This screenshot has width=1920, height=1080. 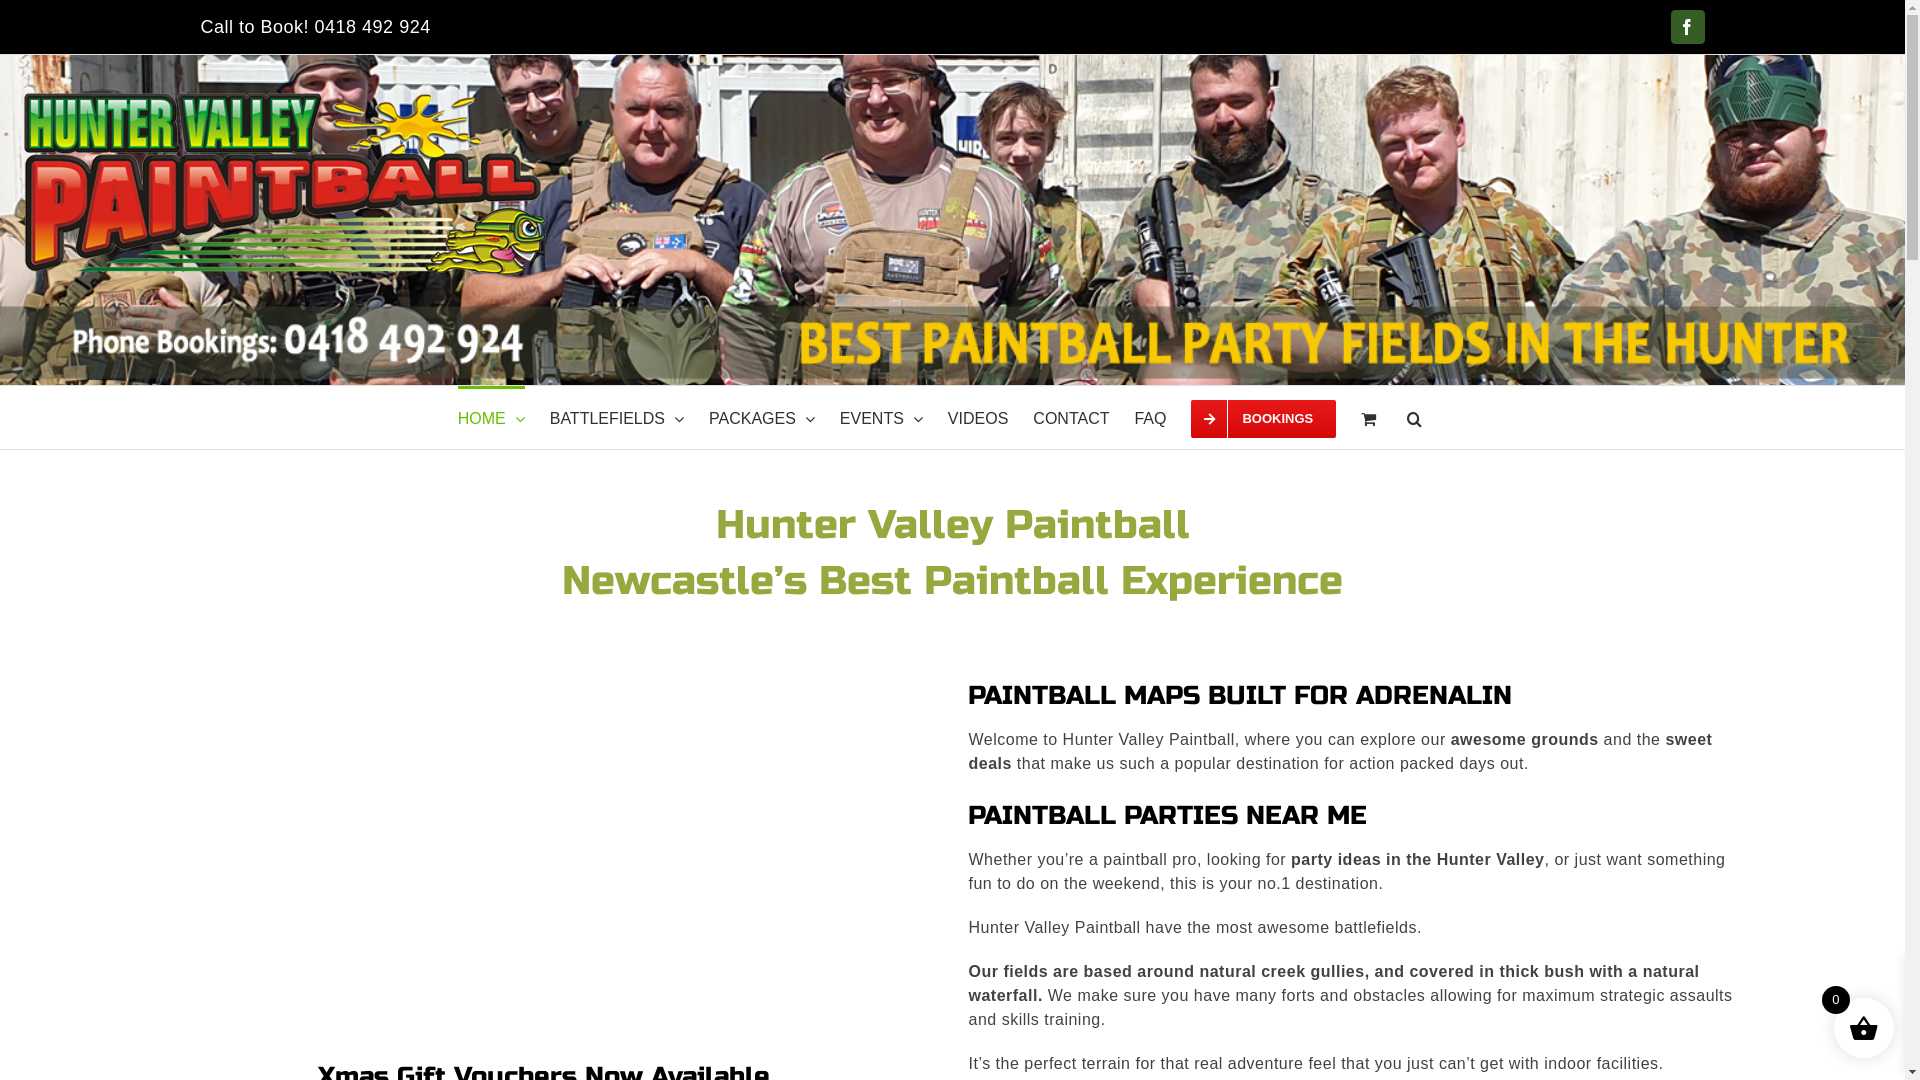 What do you see at coordinates (1687, 27) in the screenshot?
I see `'Facebook'` at bounding box center [1687, 27].